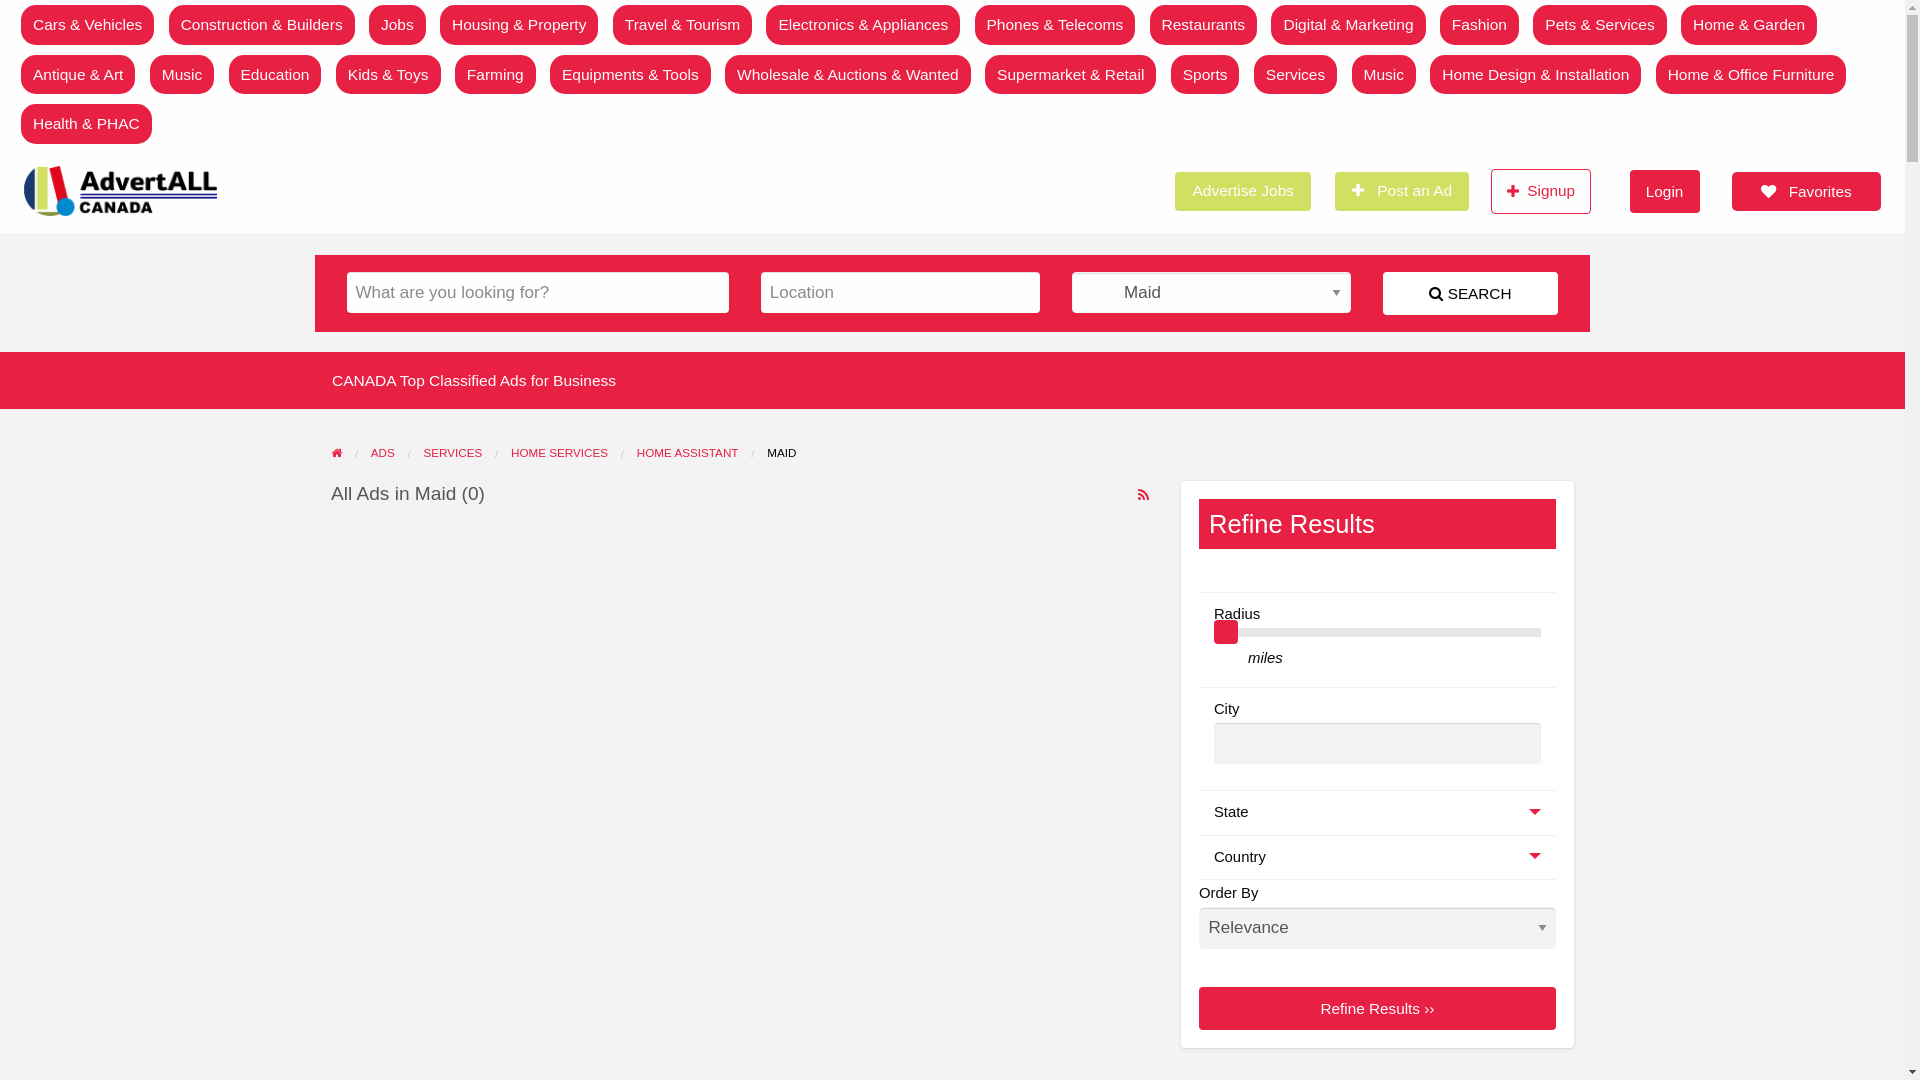 The height and width of the screenshot is (1080, 1920). What do you see at coordinates (1054, 24) in the screenshot?
I see `'Phones & Telecoms'` at bounding box center [1054, 24].